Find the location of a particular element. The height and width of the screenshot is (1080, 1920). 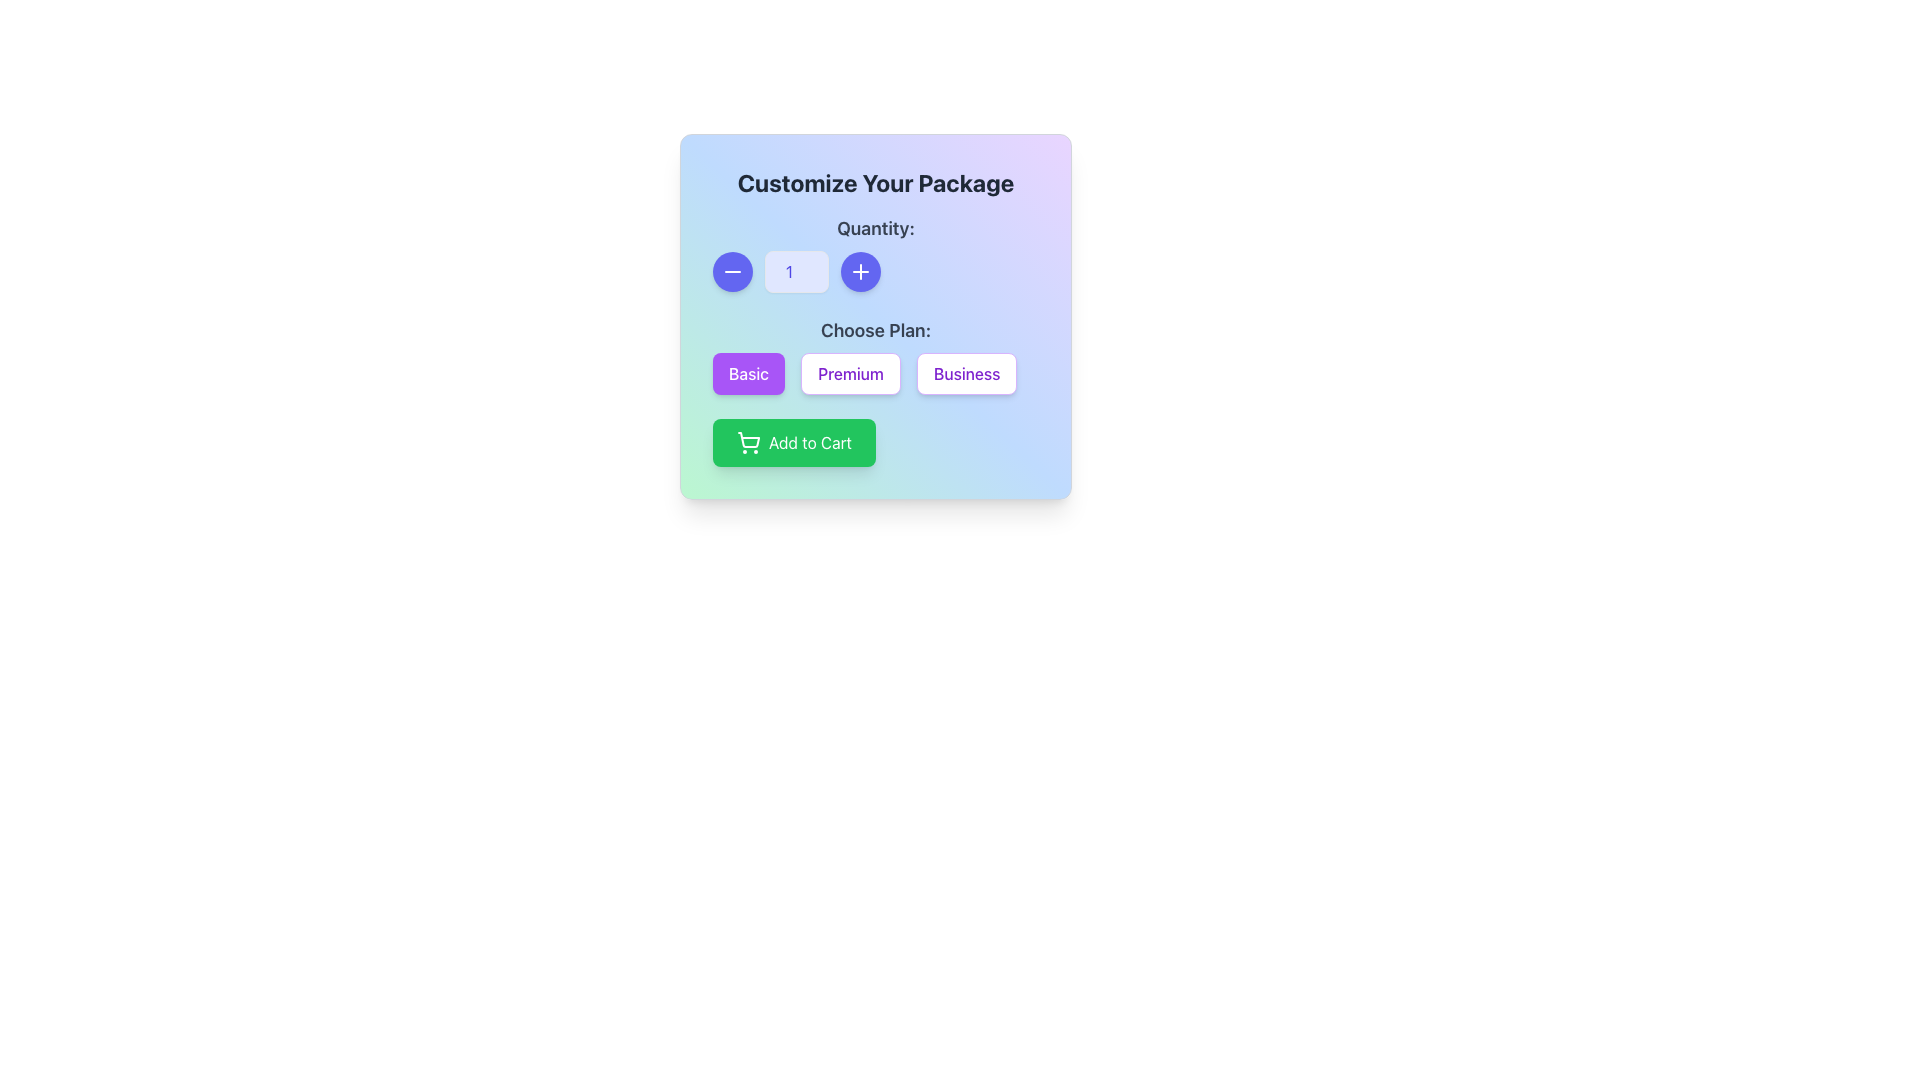

the 'Add to Cart' button by clicking on the icon located to the left of the button's text is located at coordinates (747, 442).